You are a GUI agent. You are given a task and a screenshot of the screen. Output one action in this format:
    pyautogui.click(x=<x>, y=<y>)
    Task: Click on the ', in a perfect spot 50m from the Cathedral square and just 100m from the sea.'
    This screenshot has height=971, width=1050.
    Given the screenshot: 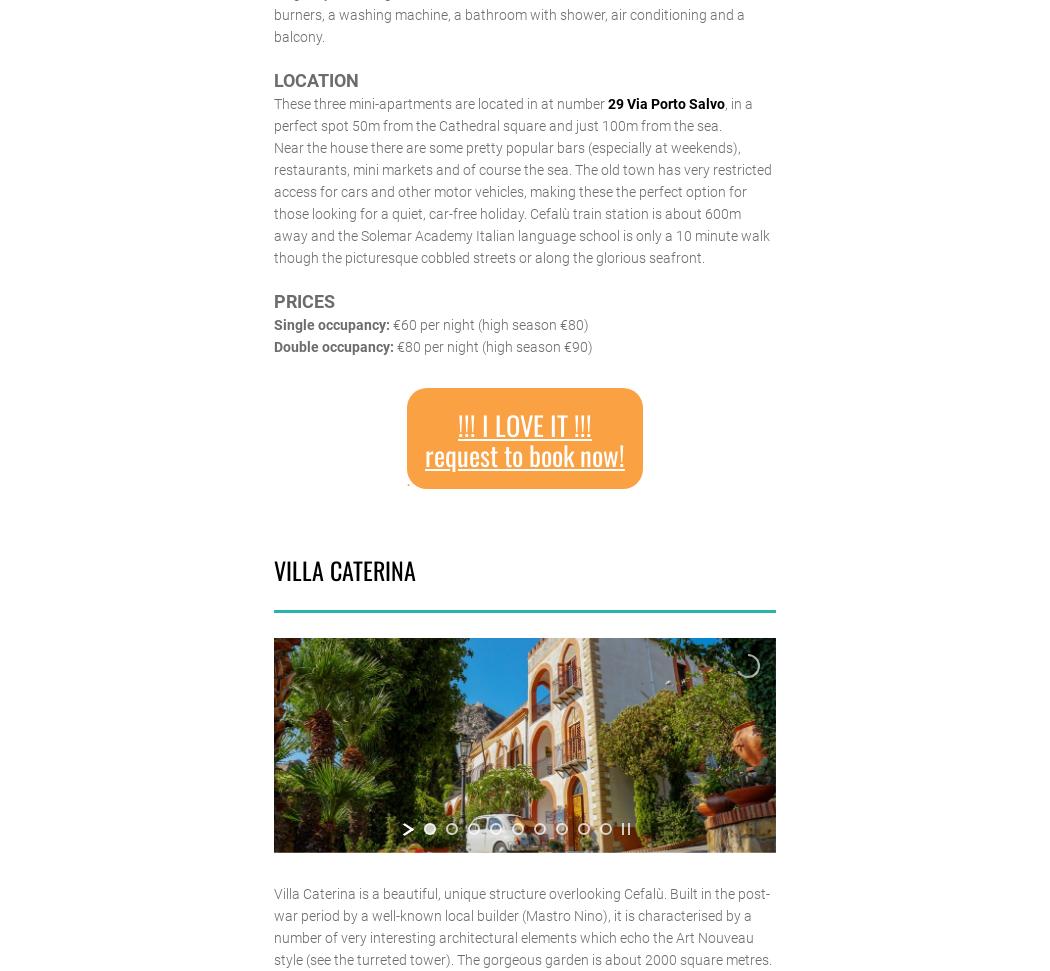 What is the action you would take?
    pyautogui.click(x=511, y=113)
    